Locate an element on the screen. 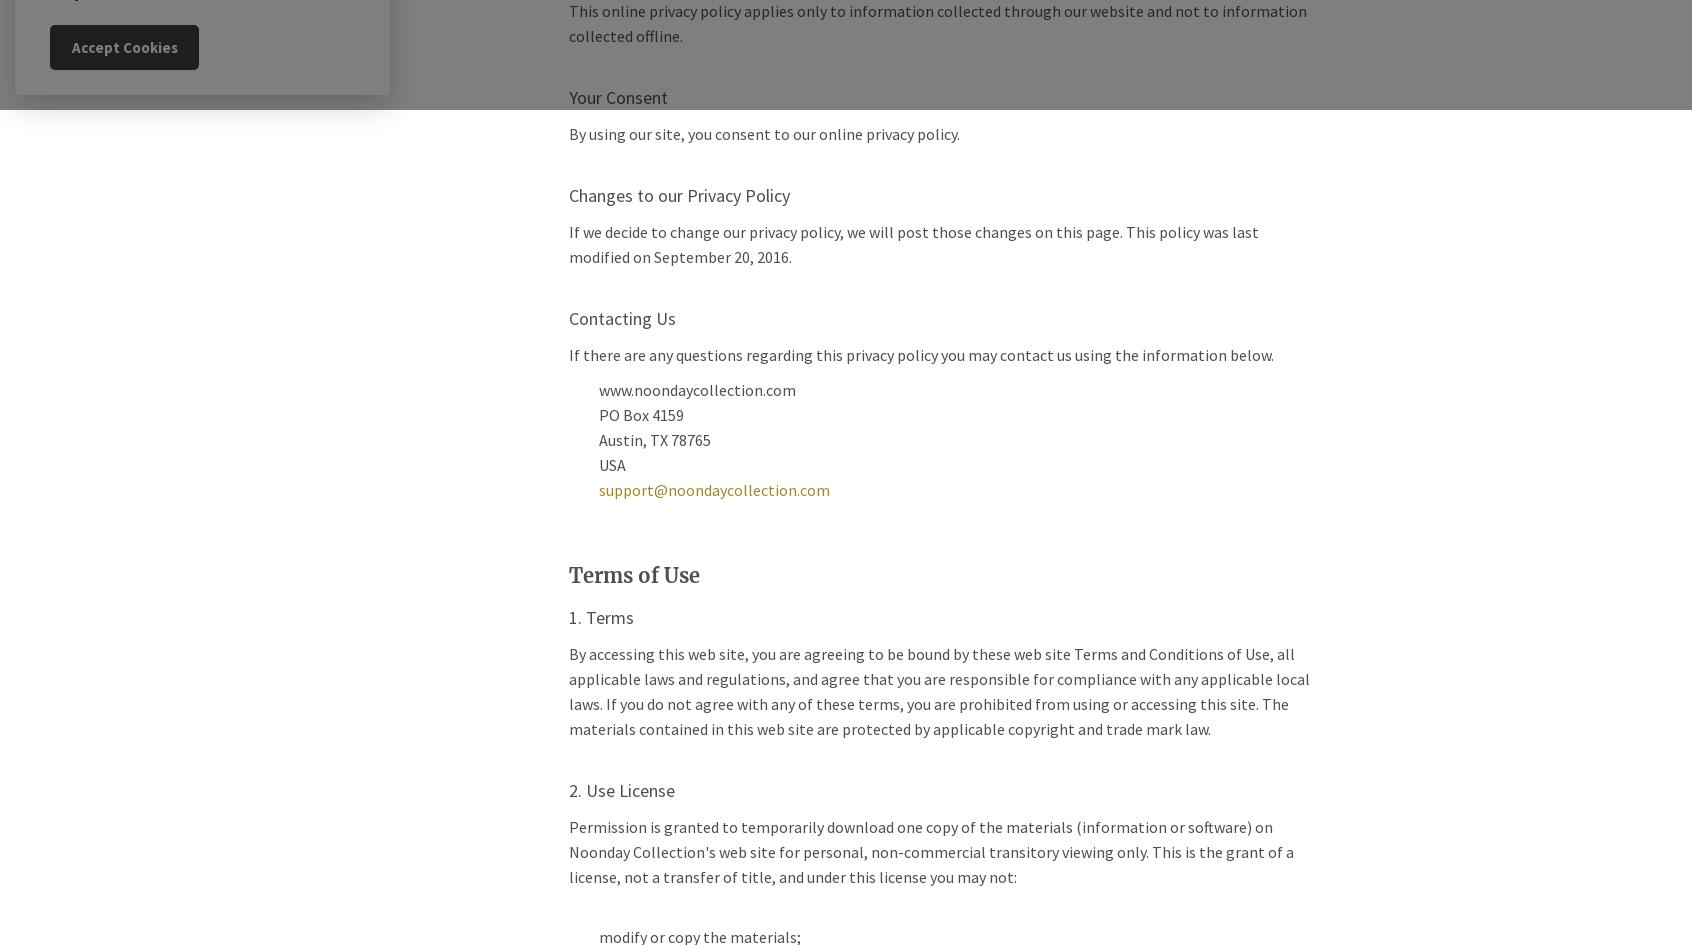  '2. Use License' is located at coordinates (619, 789).